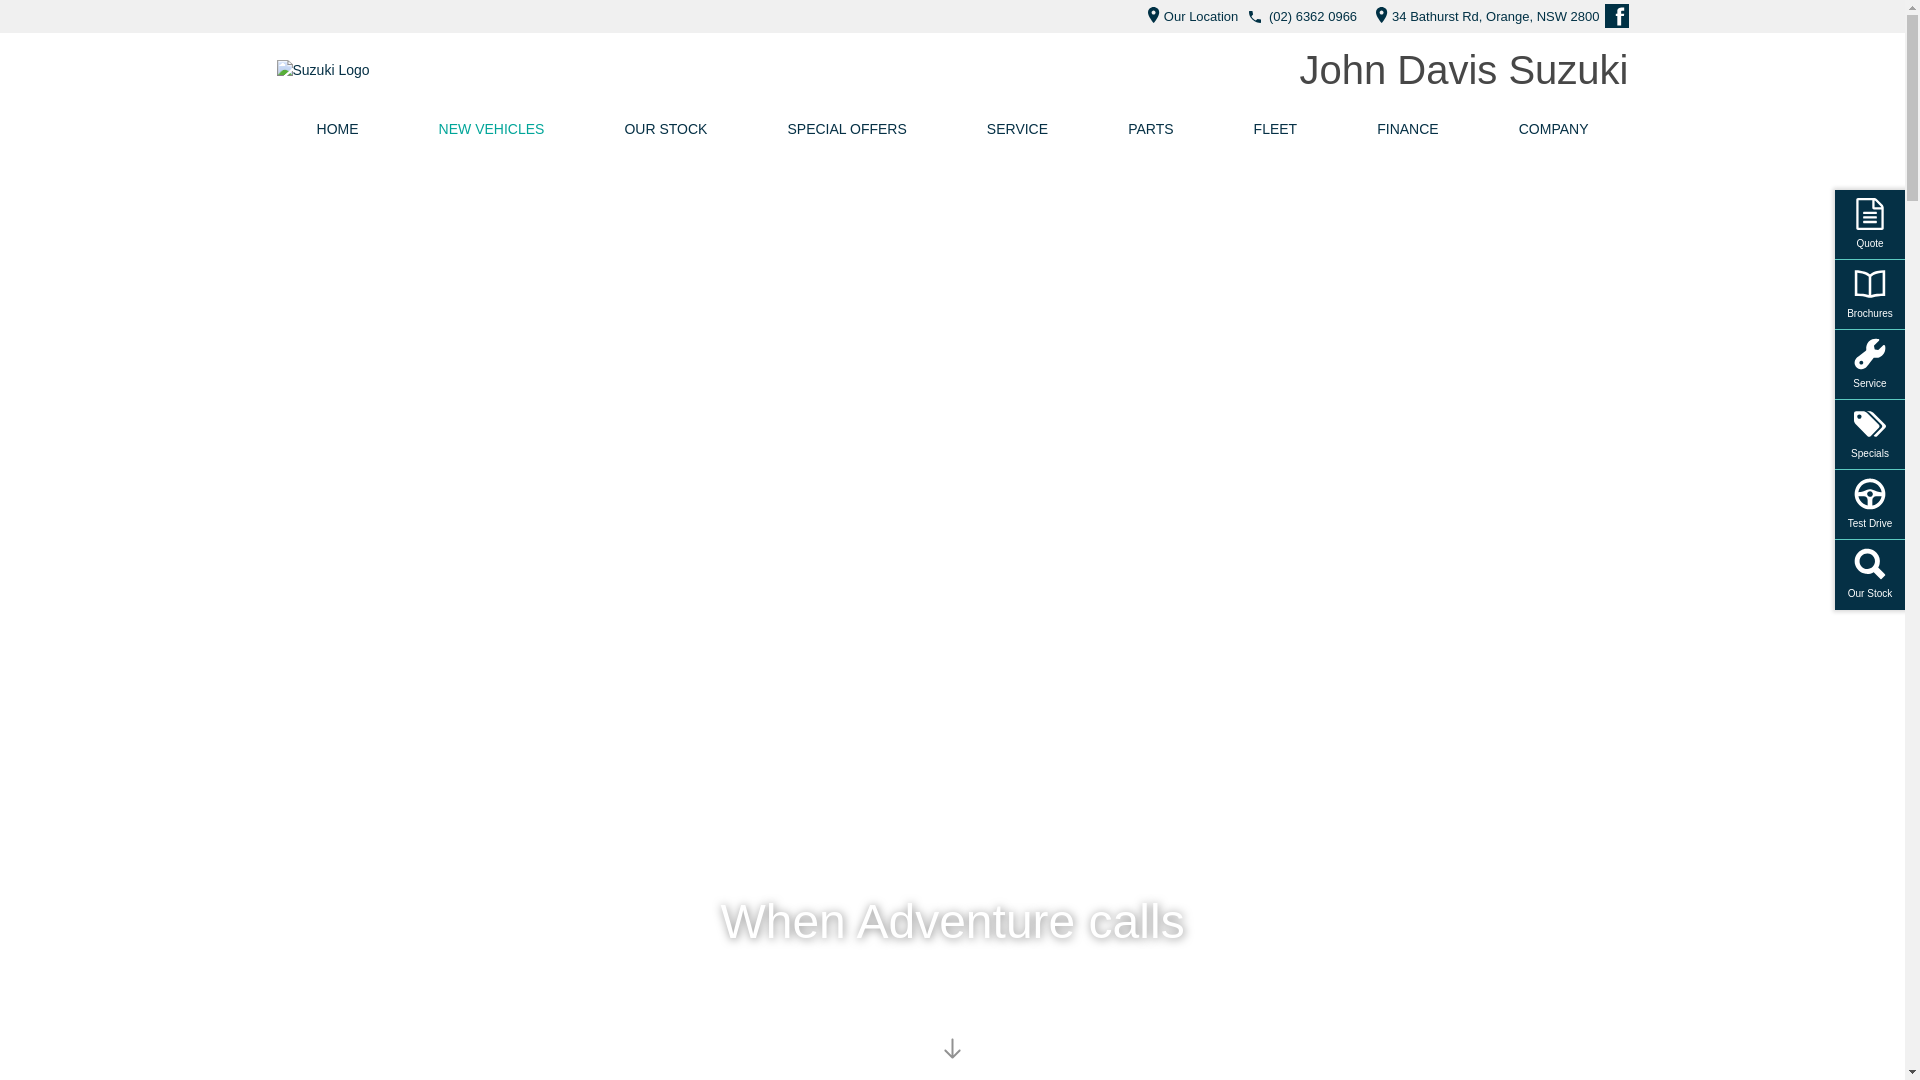 The width and height of the screenshot is (1920, 1080). Describe the element at coordinates (1482, 16) in the screenshot. I see `'34 Bathurst Rd, Orange, NSW 2800'` at that location.